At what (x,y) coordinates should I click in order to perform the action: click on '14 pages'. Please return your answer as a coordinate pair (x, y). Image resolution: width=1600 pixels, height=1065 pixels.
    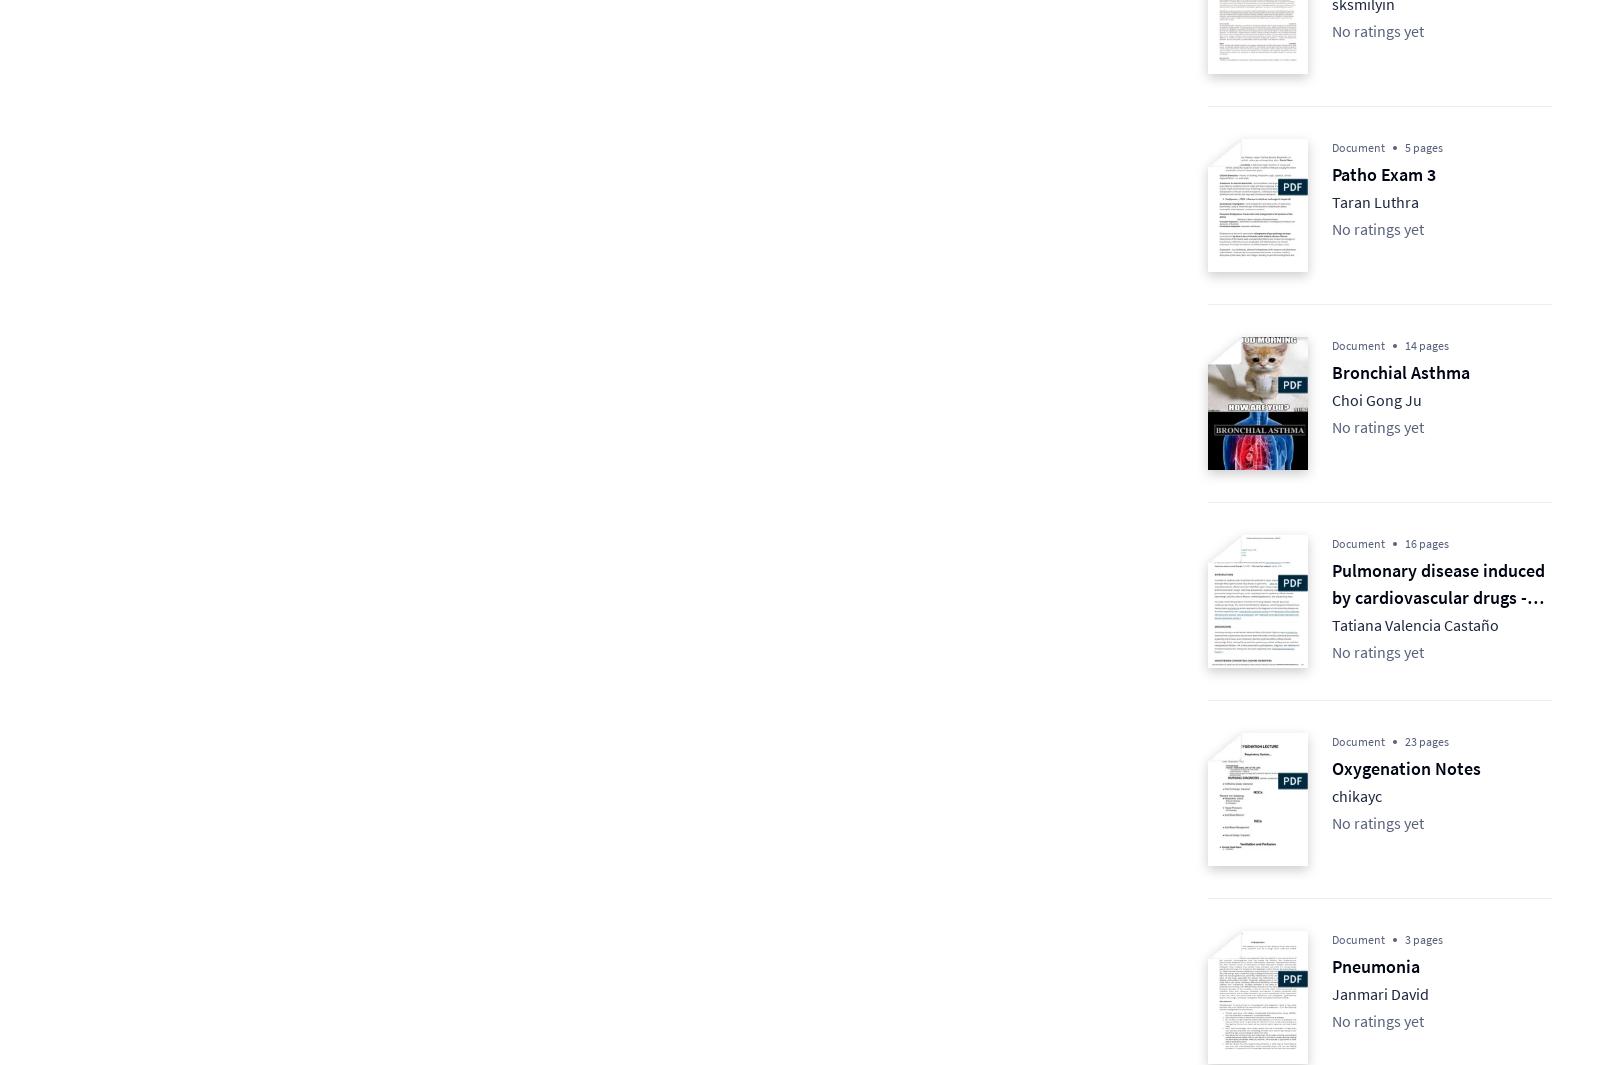
    Looking at the image, I should click on (1427, 344).